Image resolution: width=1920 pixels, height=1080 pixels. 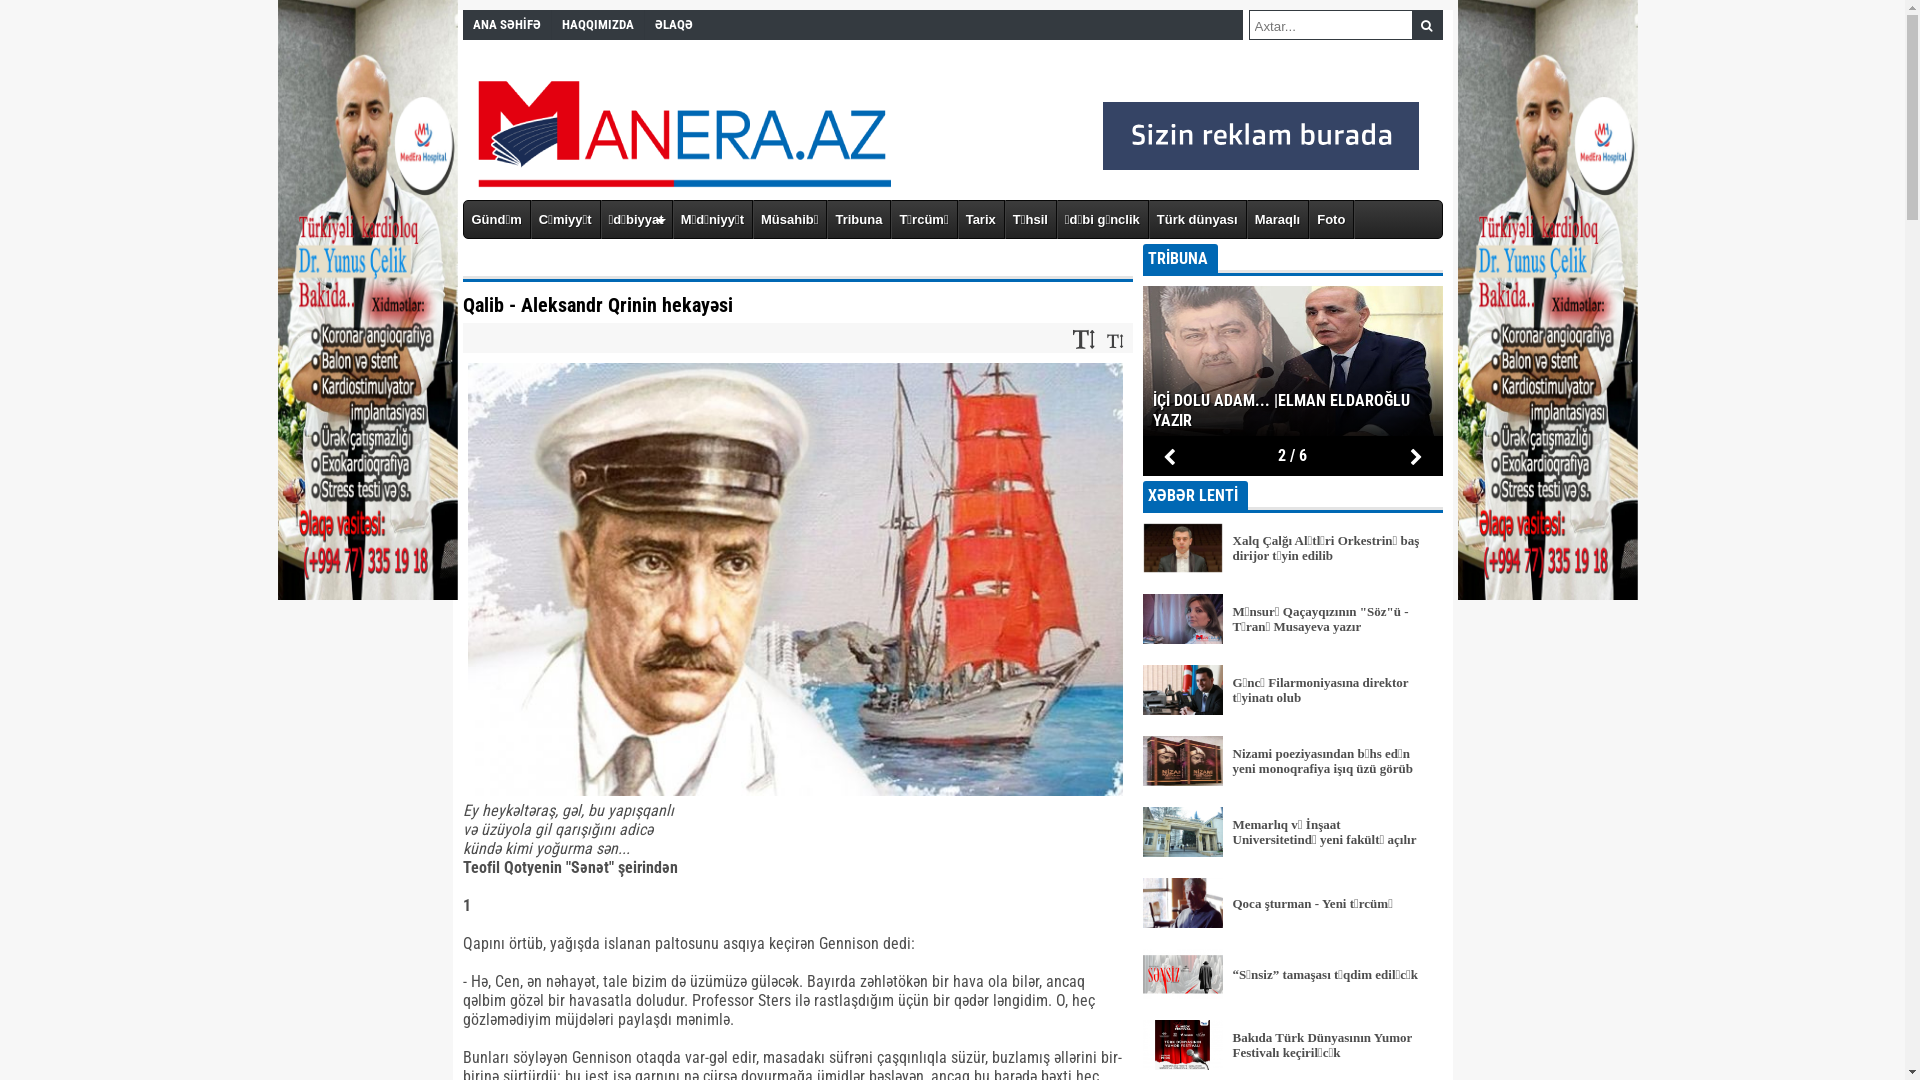 I want to click on 'Tribuna', so click(x=859, y=219).